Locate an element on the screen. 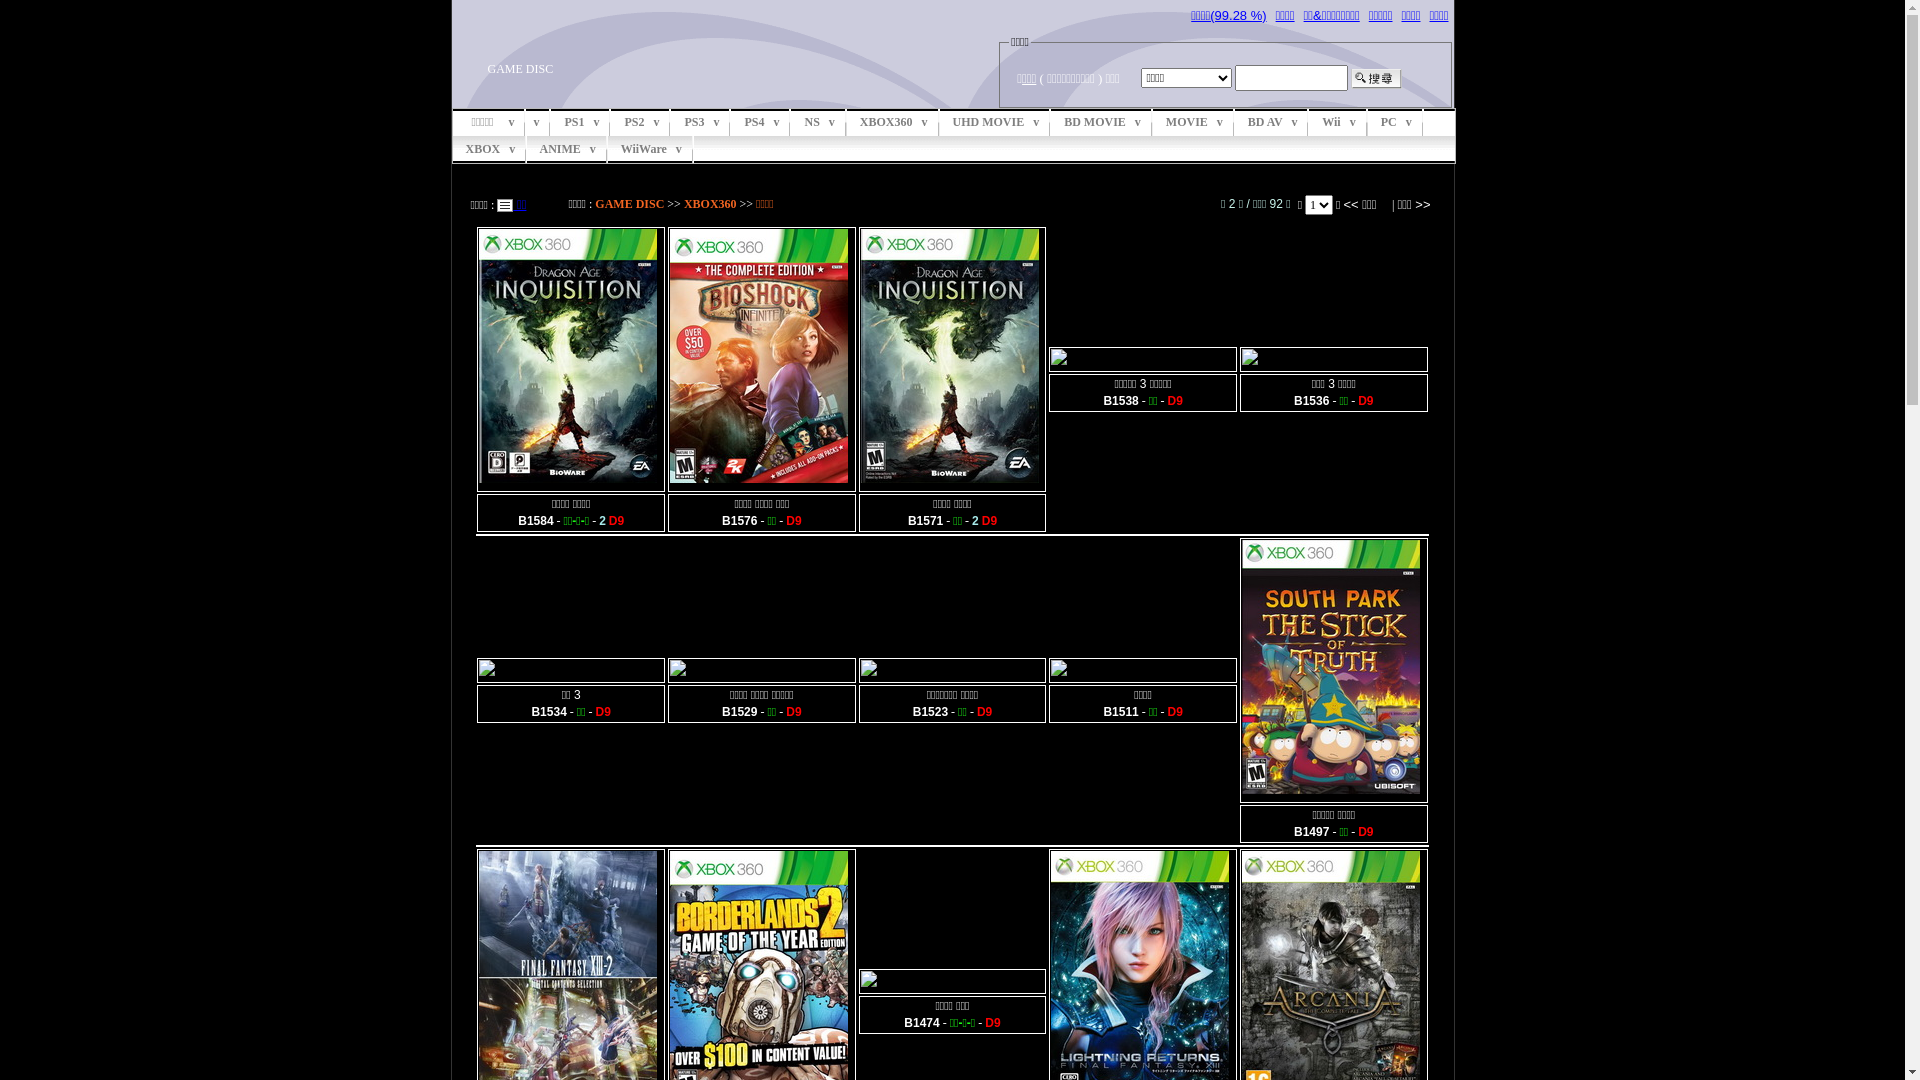  '  MOVIE  ' is located at coordinates (1194, 122).